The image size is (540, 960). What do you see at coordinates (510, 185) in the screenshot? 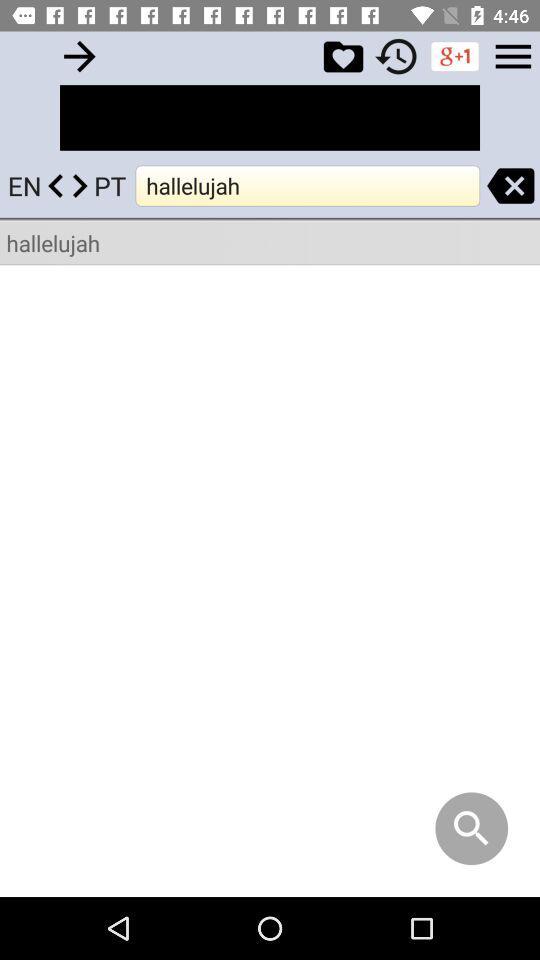
I see `search close button` at bounding box center [510, 185].